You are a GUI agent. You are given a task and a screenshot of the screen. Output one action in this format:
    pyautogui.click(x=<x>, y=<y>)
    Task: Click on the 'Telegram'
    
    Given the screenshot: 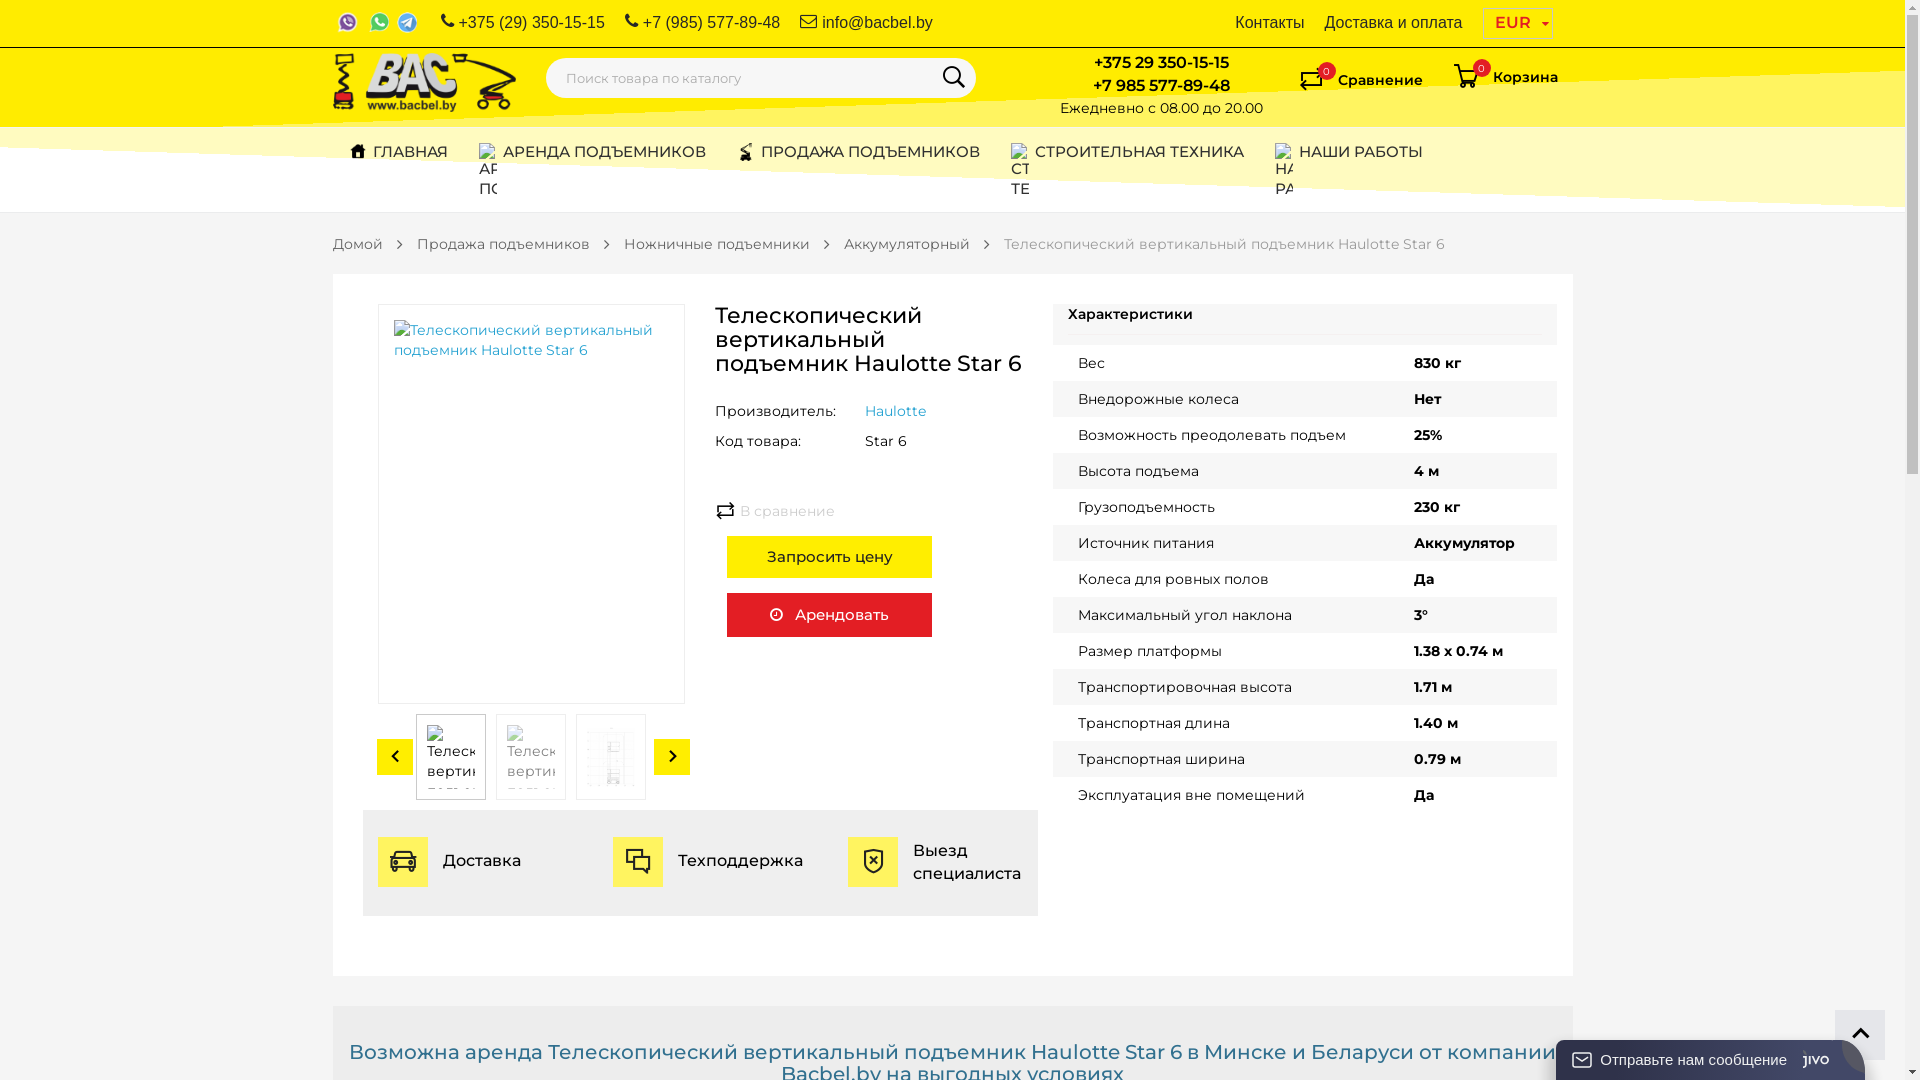 What is the action you would take?
    pyautogui.click(x=407, y=22)
    